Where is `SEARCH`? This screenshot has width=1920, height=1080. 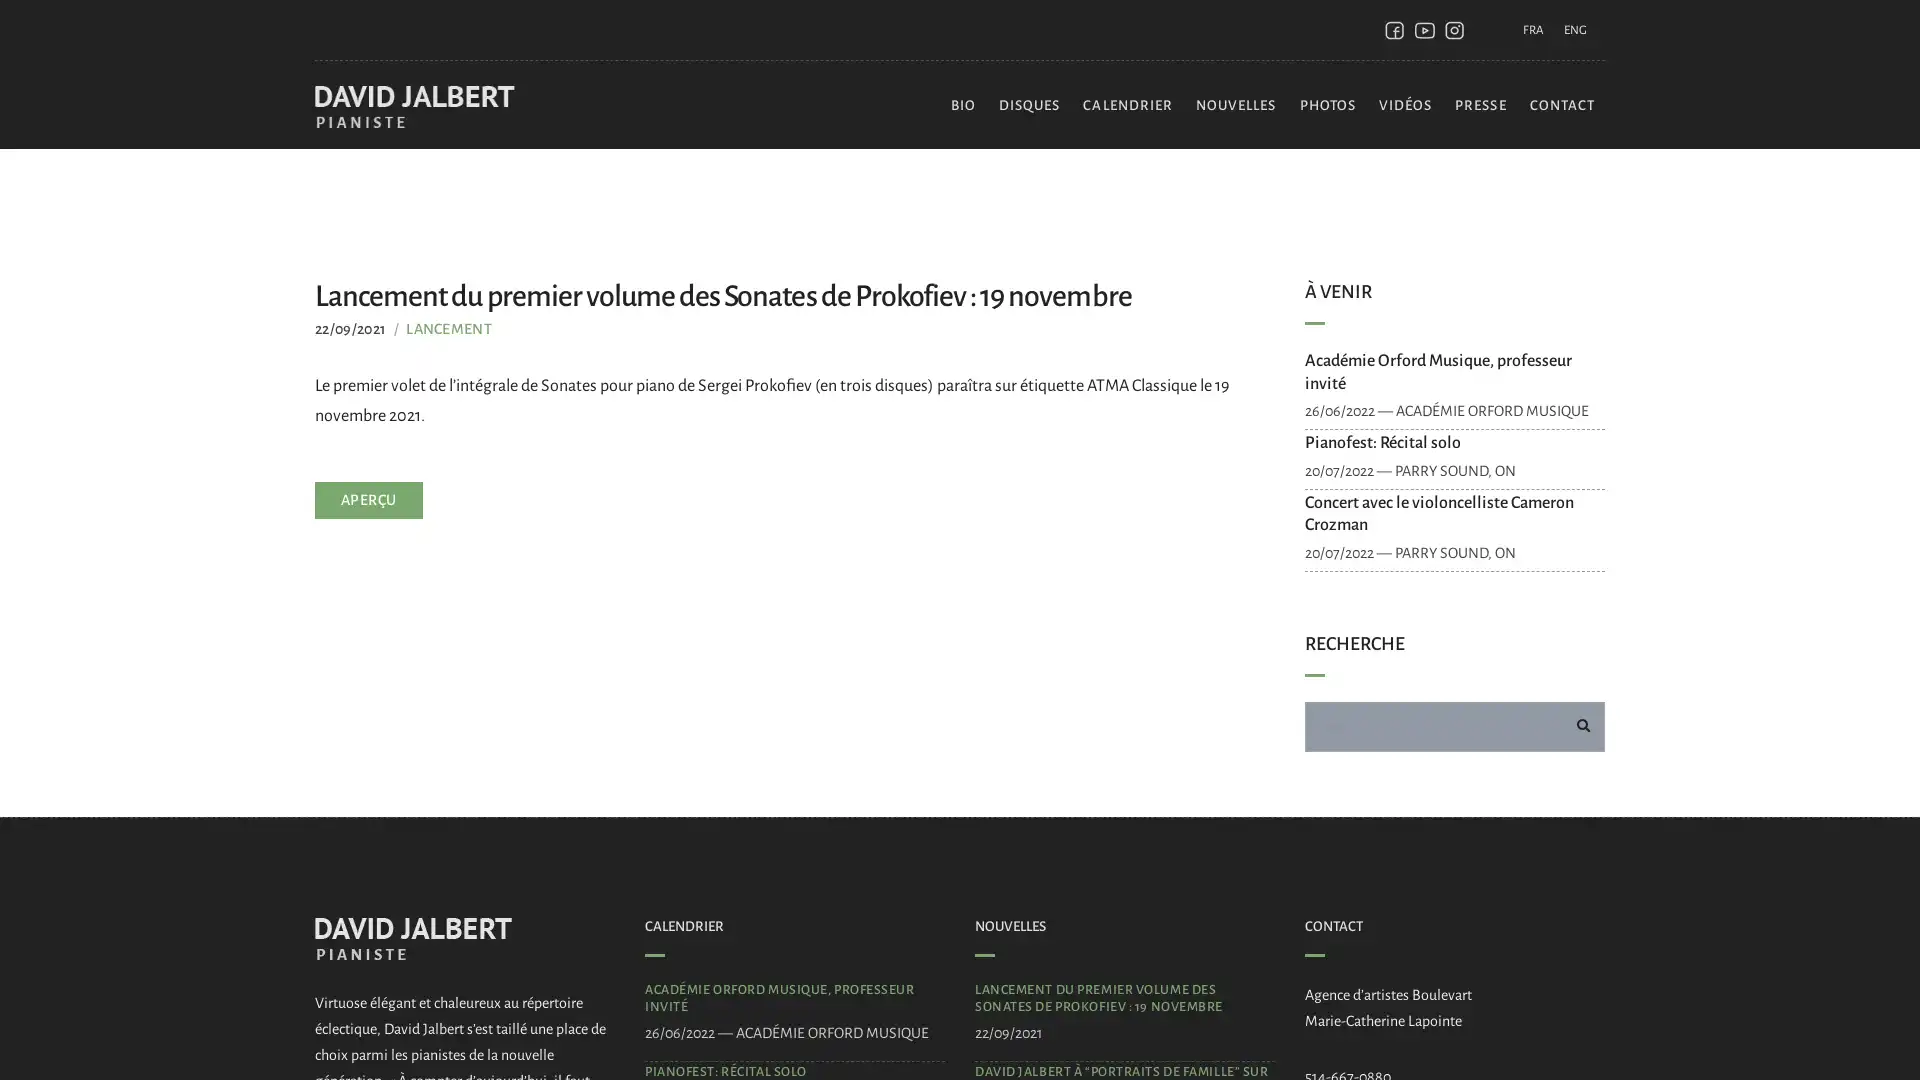
SEARCH is located at coordinates (1582, 725).